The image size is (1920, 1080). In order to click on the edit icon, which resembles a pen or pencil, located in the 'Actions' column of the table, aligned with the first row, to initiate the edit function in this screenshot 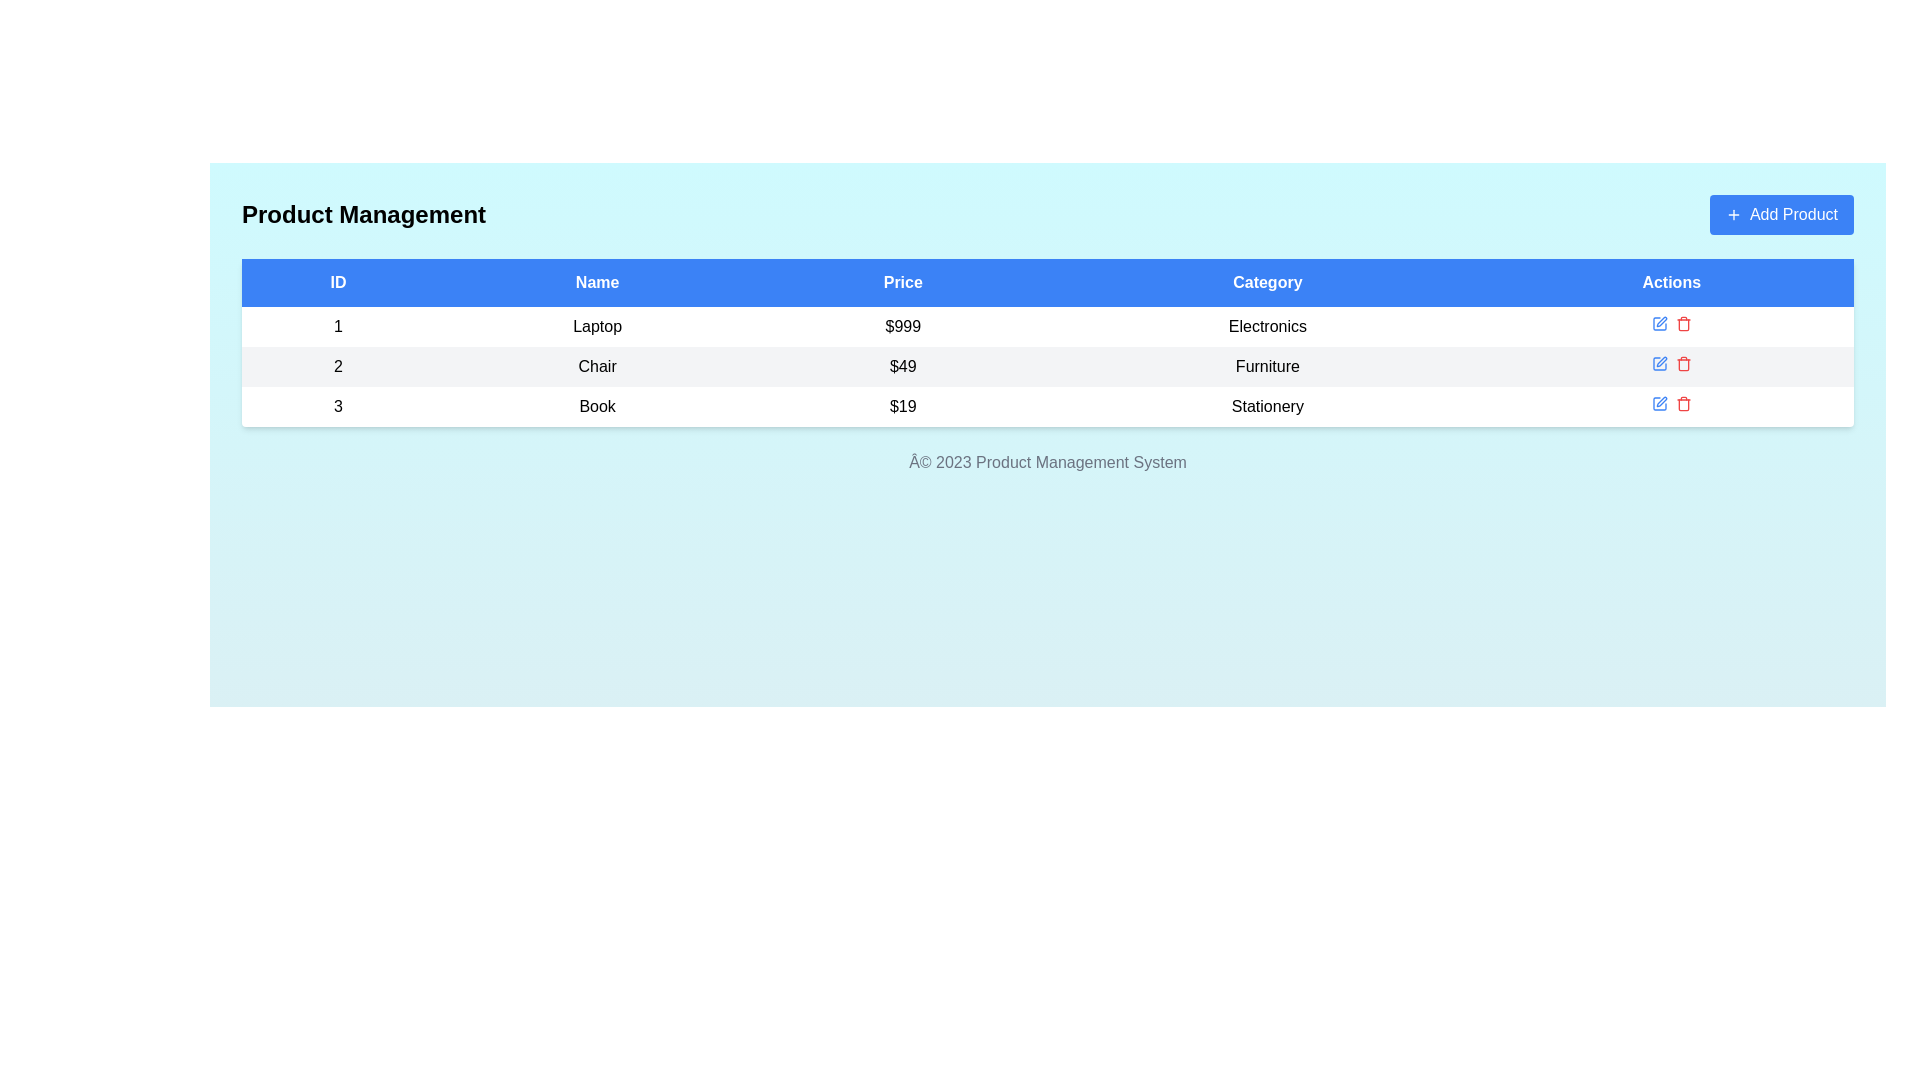, I will do `click(1661, 320)`.